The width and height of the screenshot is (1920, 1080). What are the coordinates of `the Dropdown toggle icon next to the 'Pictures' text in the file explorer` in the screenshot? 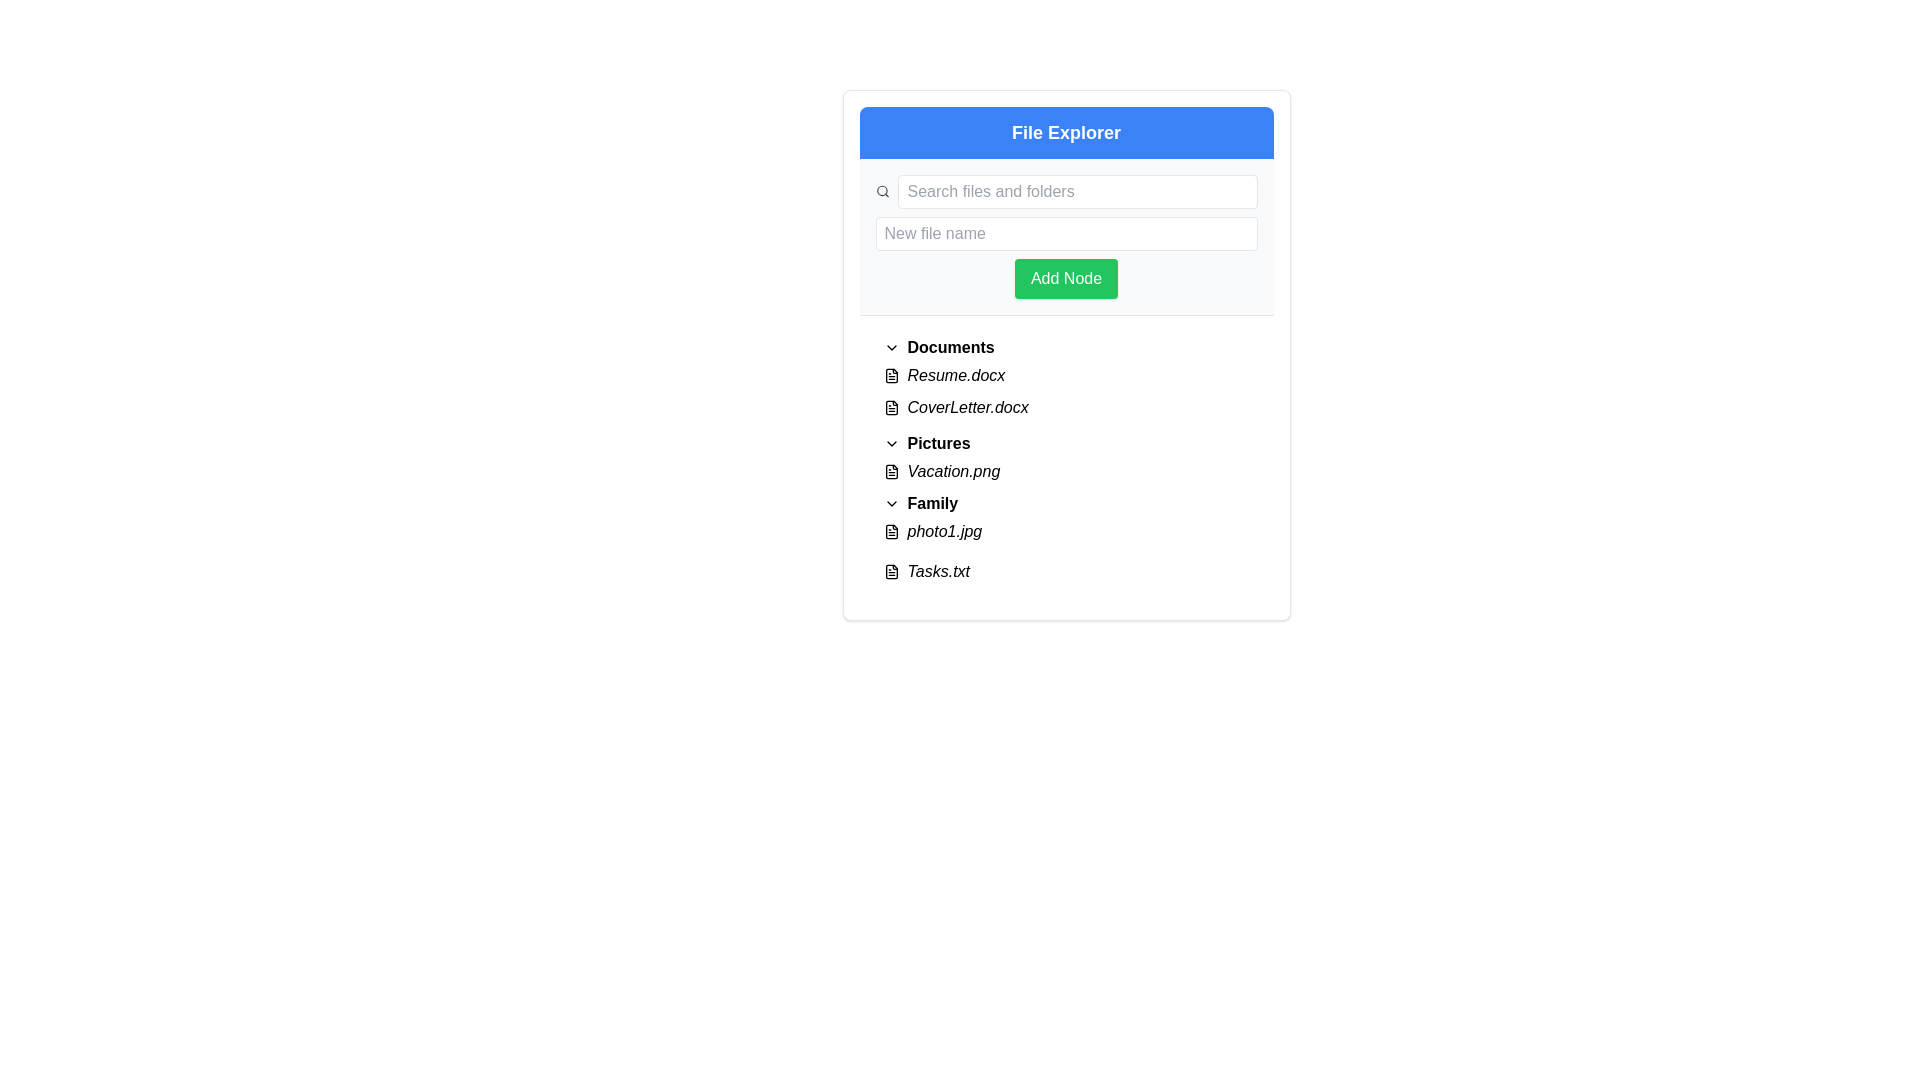 It's located at (890, 442).